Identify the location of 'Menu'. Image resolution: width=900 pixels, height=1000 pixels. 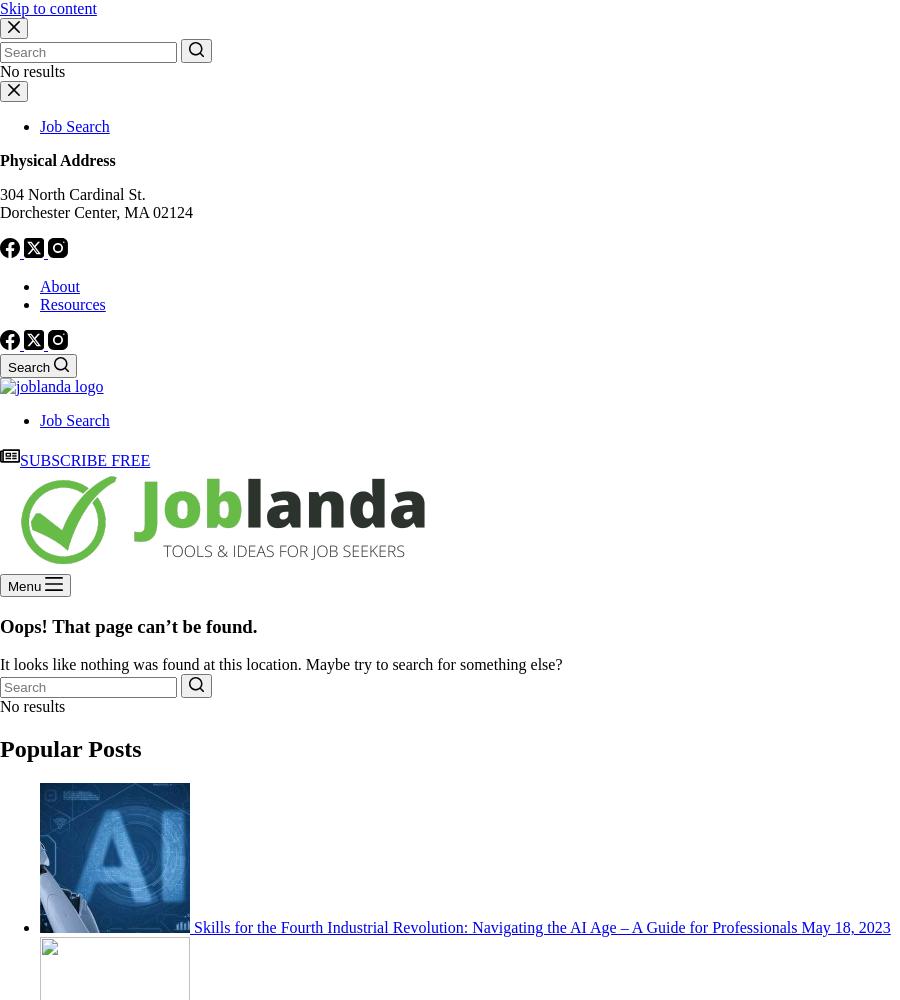
(23, 585).